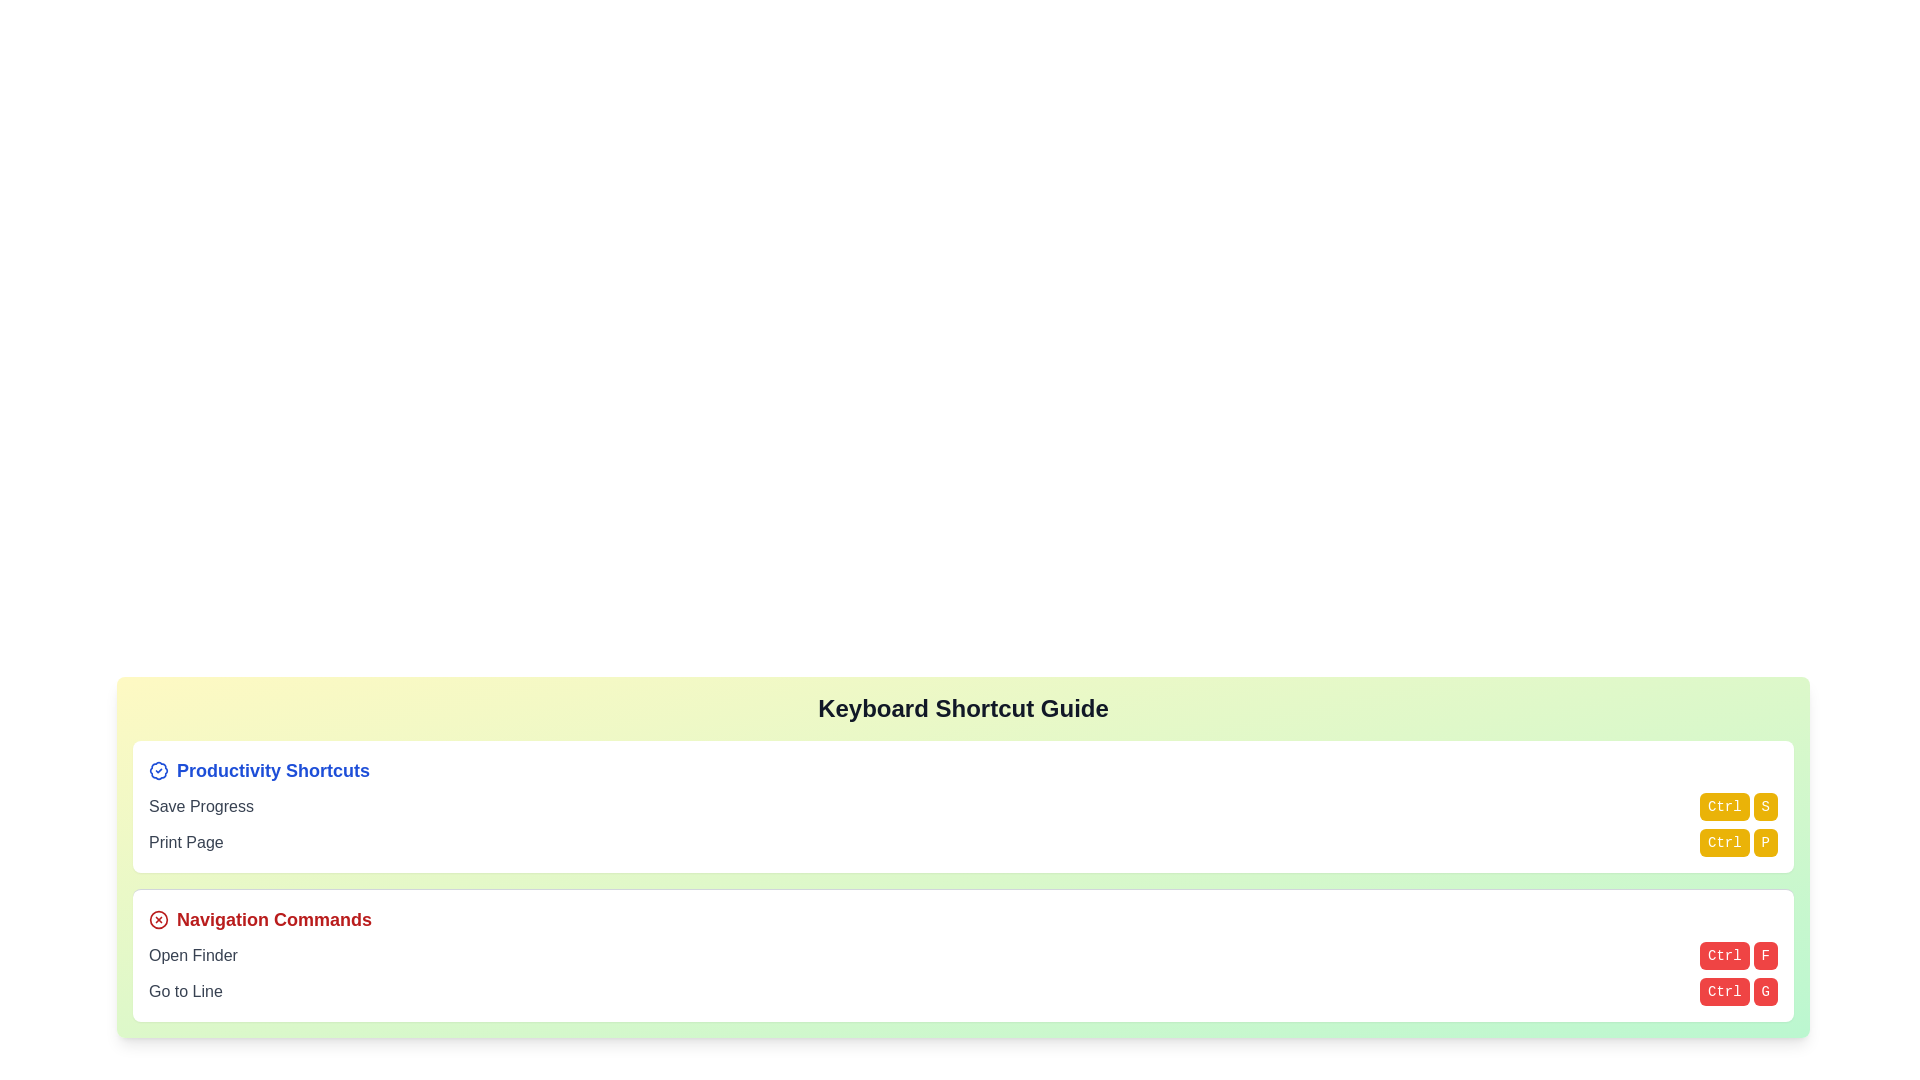  I want to click on the 'Ctrl' button, which displays the keyboard shortcut key 'Ctrl' and is part of a pair with the adjacent 'P' button in the 'Navigation Commands' section, so click(1723, 843).